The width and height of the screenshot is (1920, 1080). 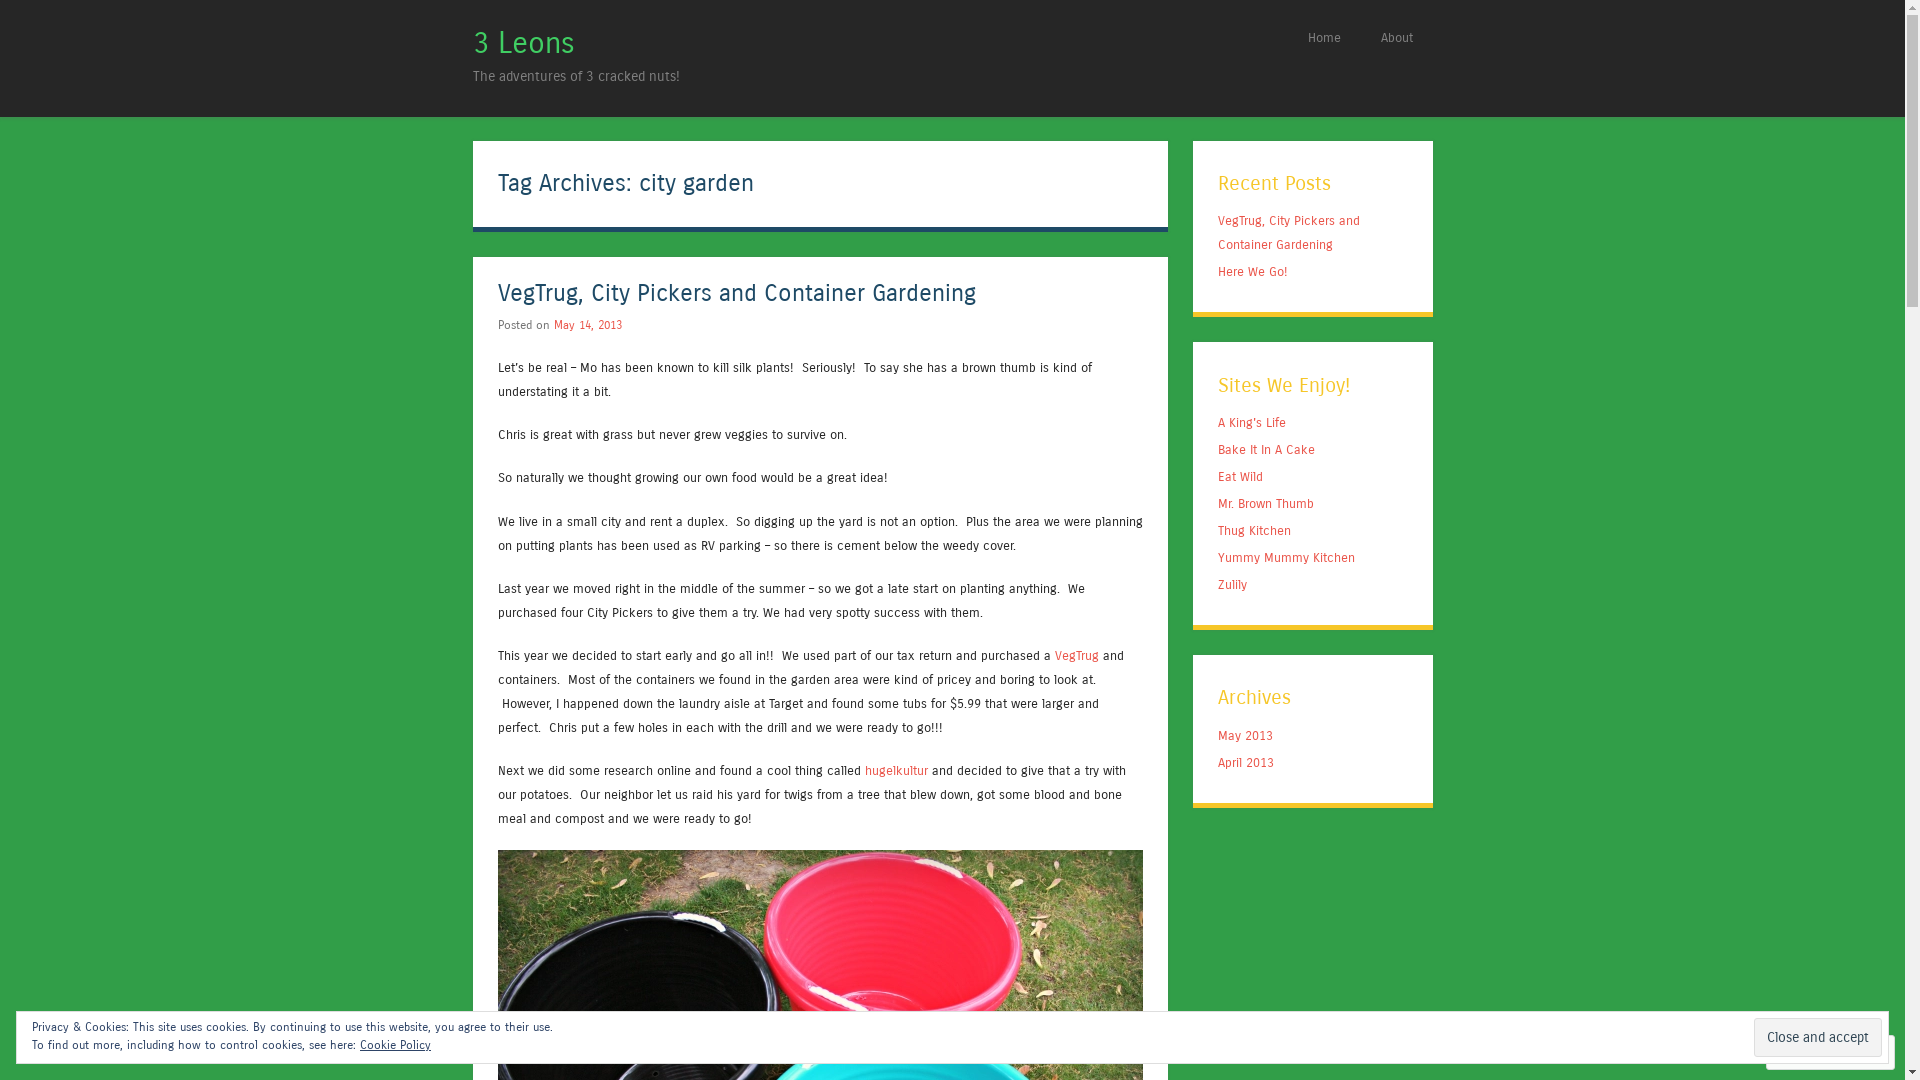 What do you see at coordinates (1231, 584) in the screenshot?
I see `'Zulily'` at bounding box center [1231, 584].